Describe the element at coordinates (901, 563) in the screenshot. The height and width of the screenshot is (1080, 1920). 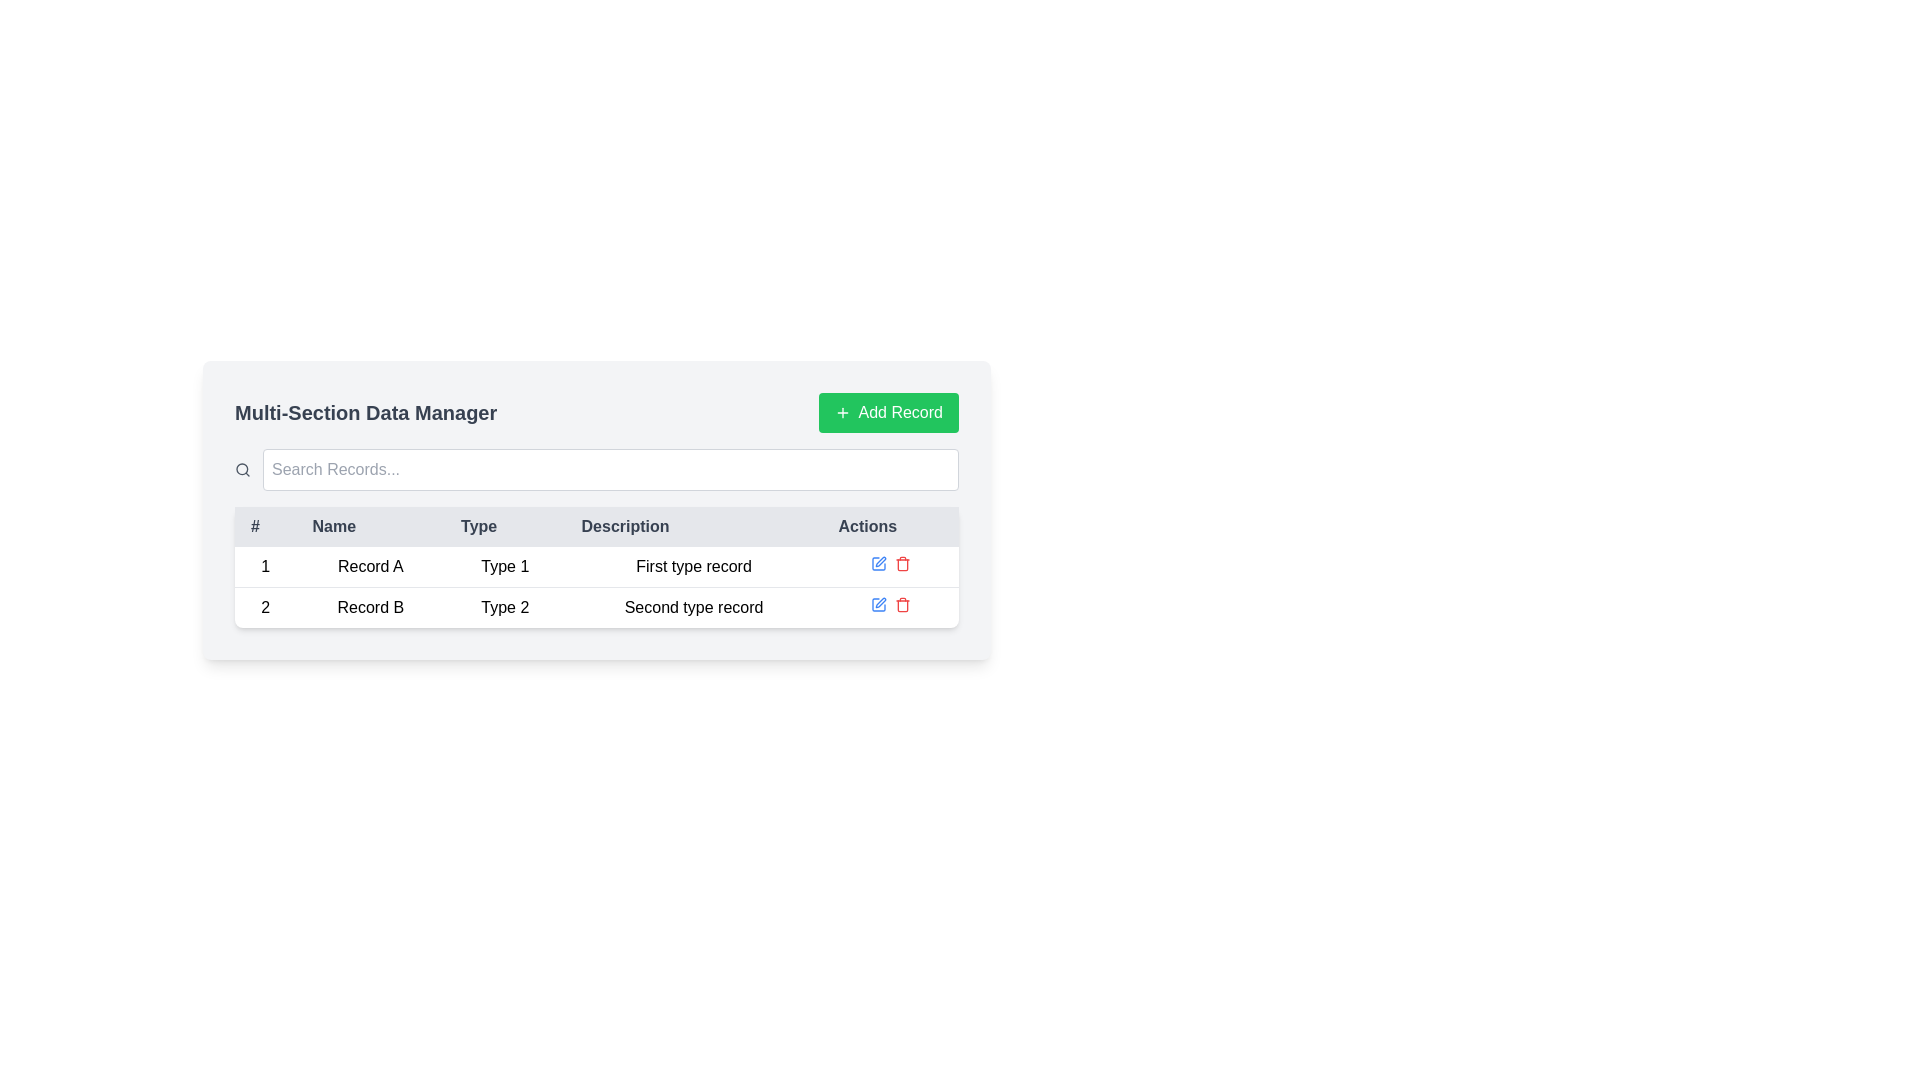
I see `the delete button located at the far-right of the second row in the data table within the 'Actions' column` at that location.